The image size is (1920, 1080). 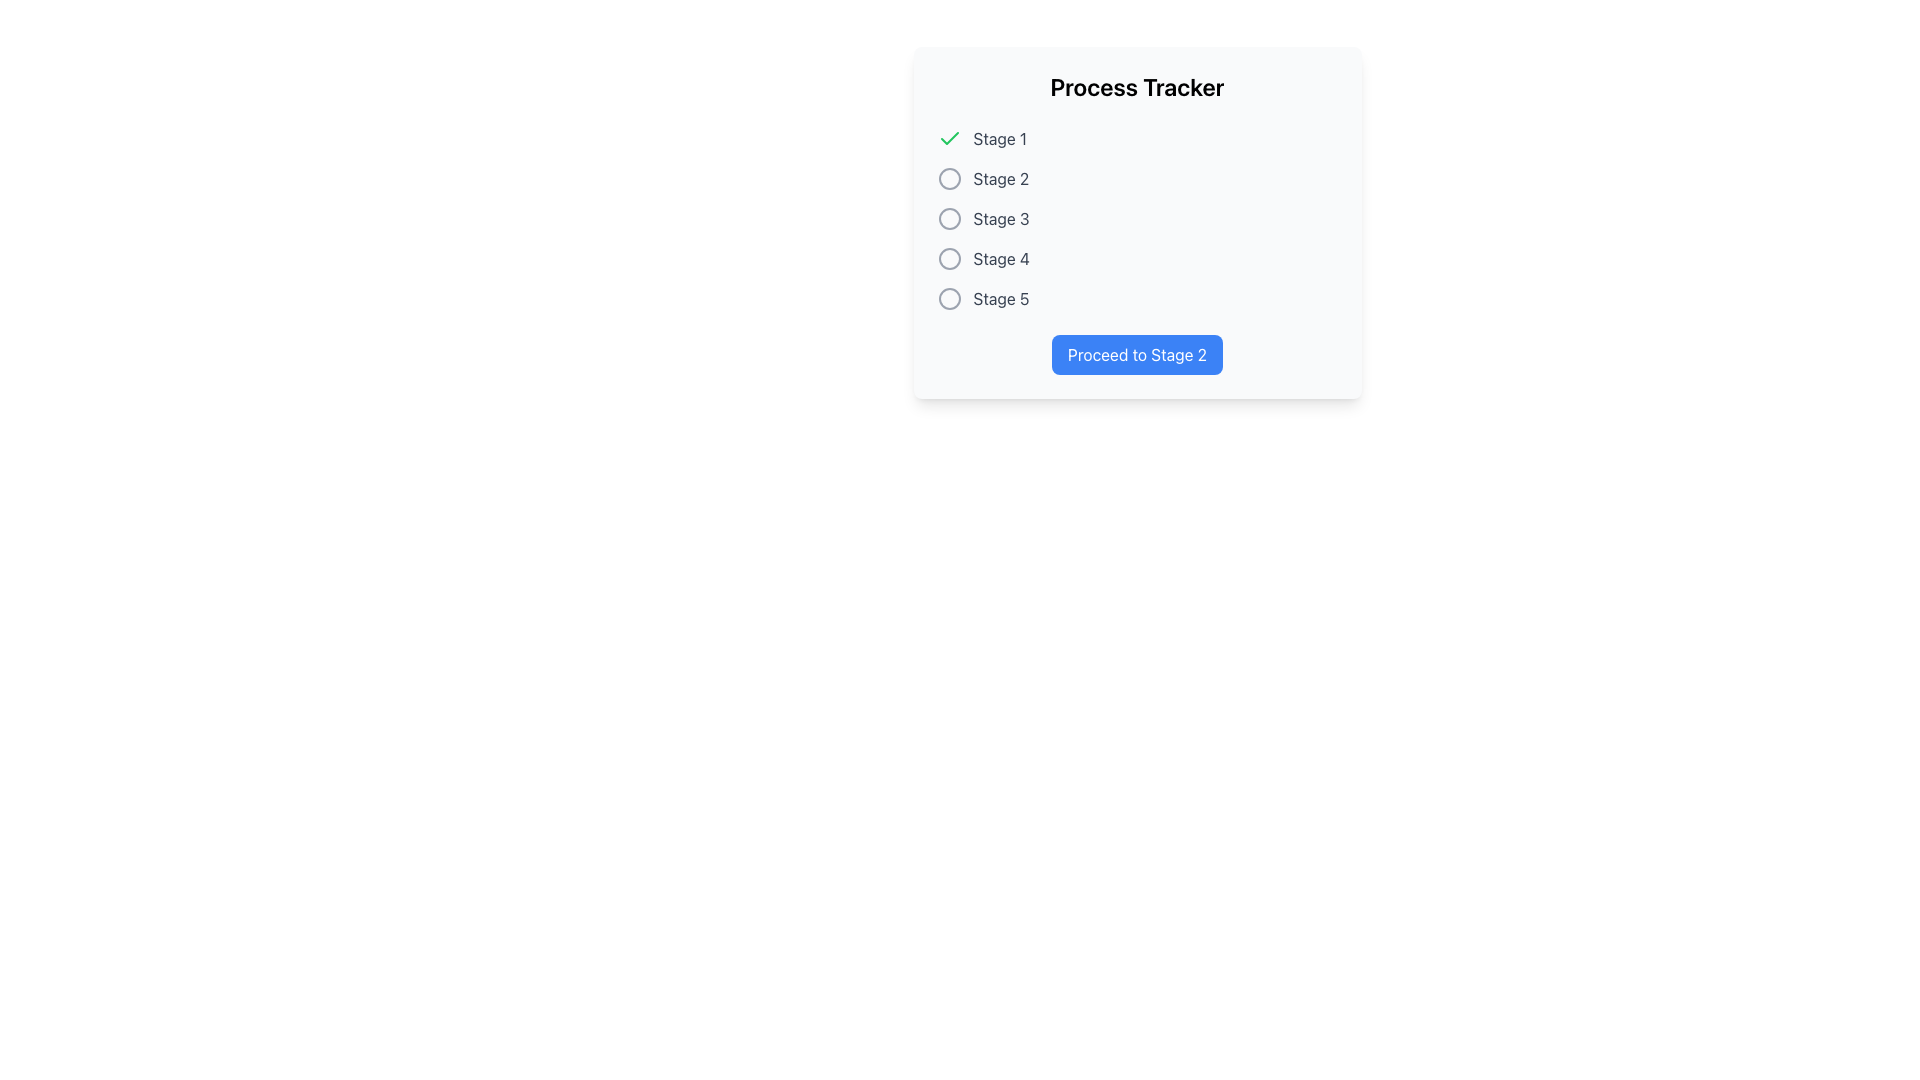 What do you see at coordinates (1001, 177) in the screenshot?
I see `the text label 'Stage 2', which is styled in gray color and is part of a checklist-like interface, positioned adjacent to the second radio button` at bounding box center [1001, 177].